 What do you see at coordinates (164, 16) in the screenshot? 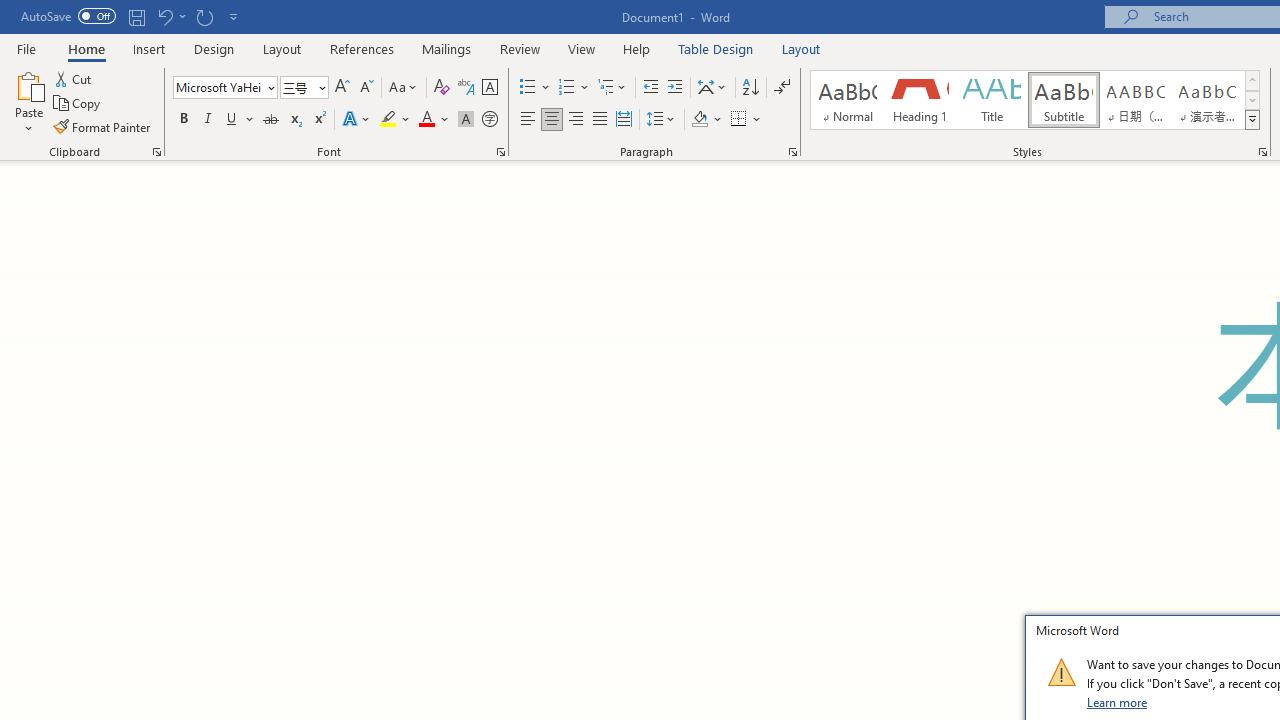
I see `'Undo Grow Font'` at bounding box center [164, 16].